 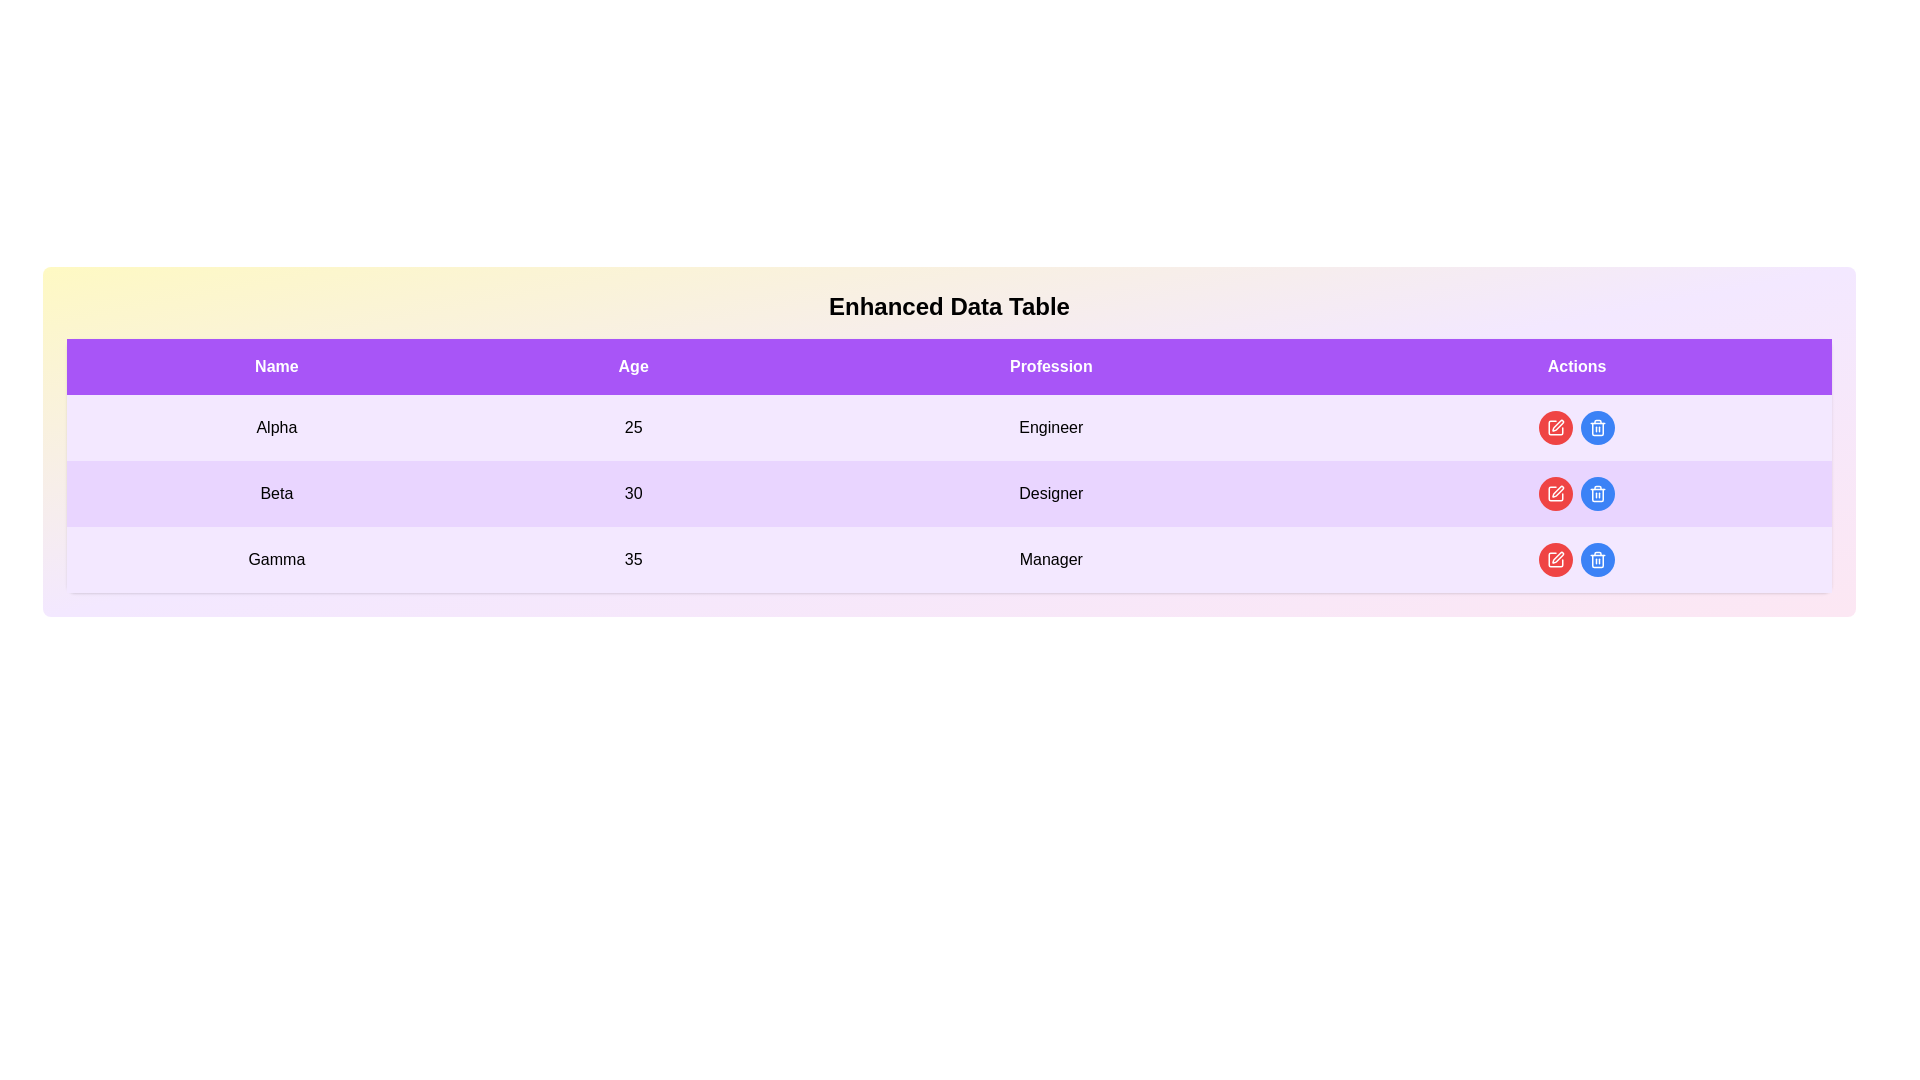 What do you see at coordinates (1597, 559) in the screenshot?
I see `delete button for the entry with name Gamma` at bounding box center [1597, 559].